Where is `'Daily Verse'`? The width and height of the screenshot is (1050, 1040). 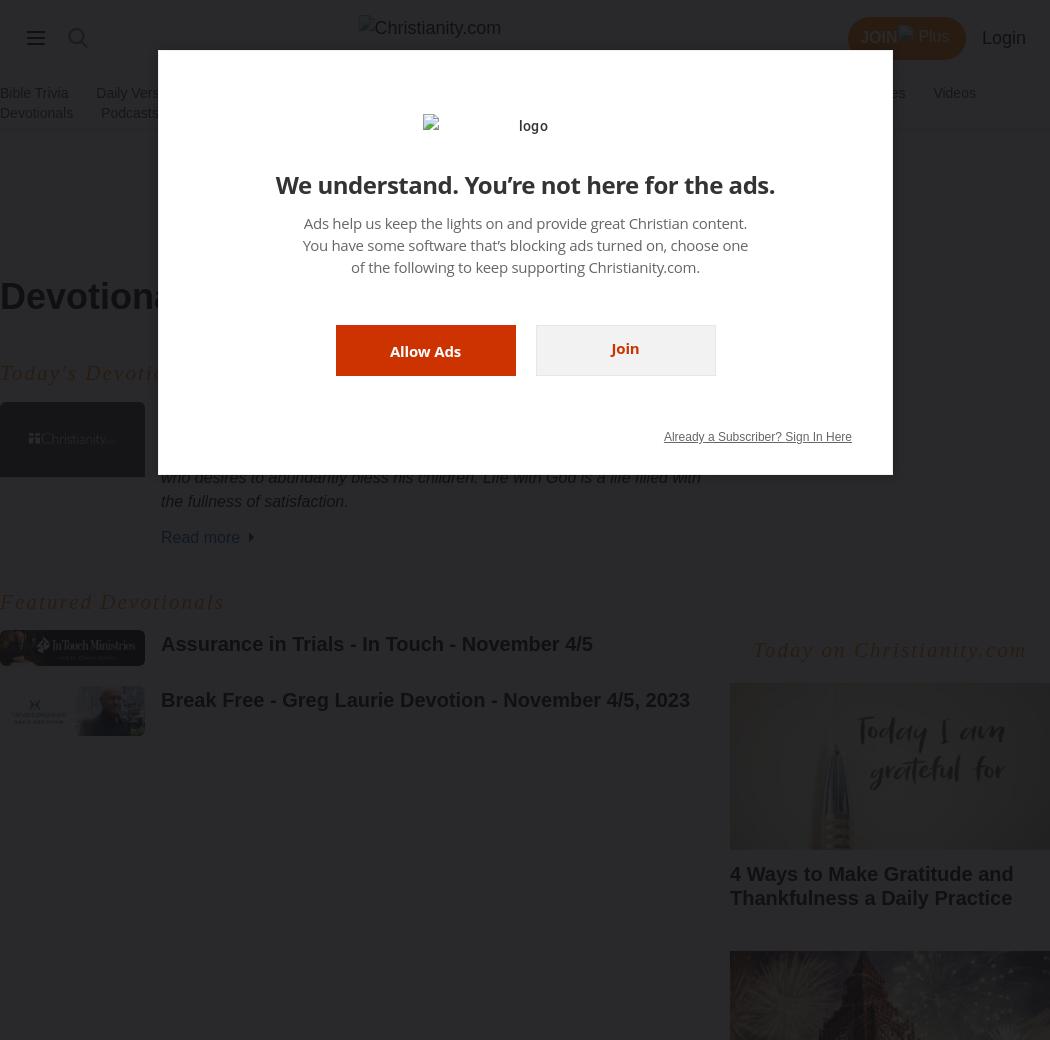 'Daily Verse' is located at coordinates (130, 91).